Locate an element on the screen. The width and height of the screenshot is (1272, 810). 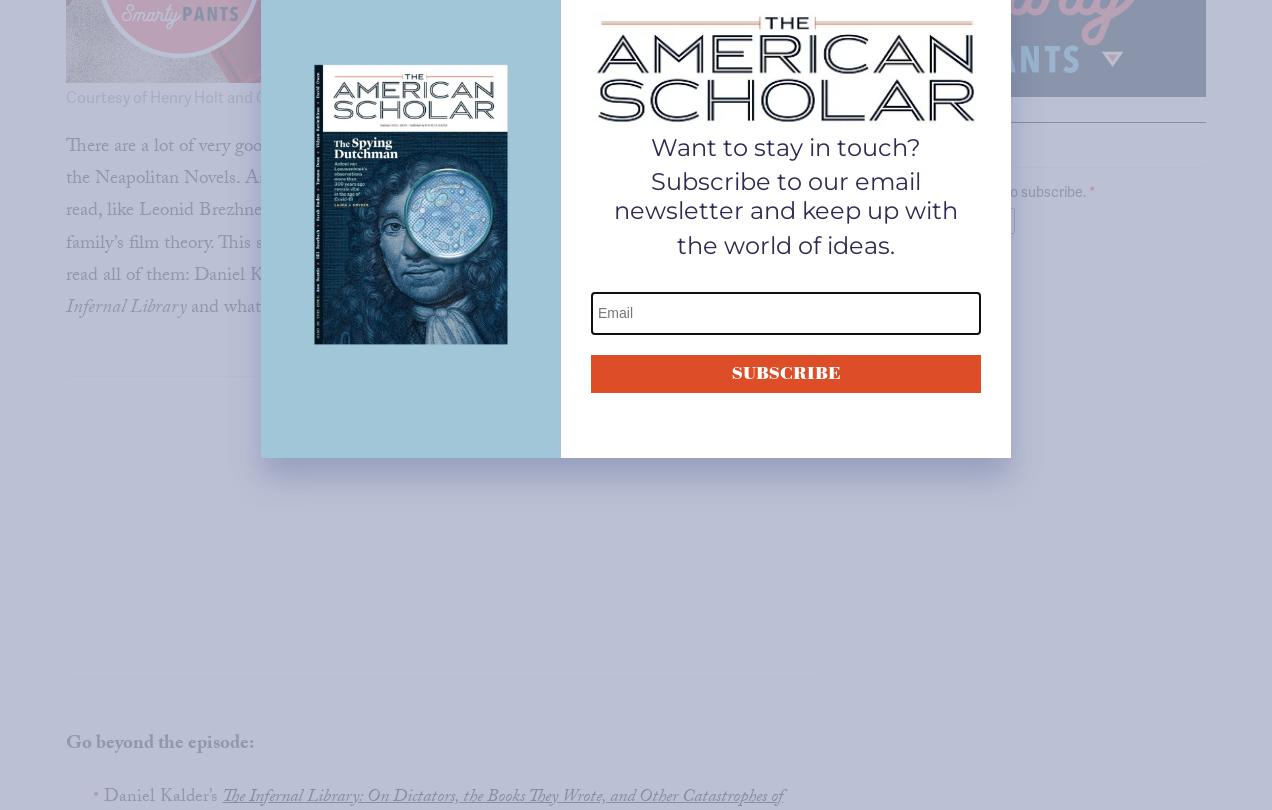
'kind of very long book, and the man who decided to read all of them: Daniel Kalder, who joins us on the show to talk about his journey through' is located at coordinates (429, 259).